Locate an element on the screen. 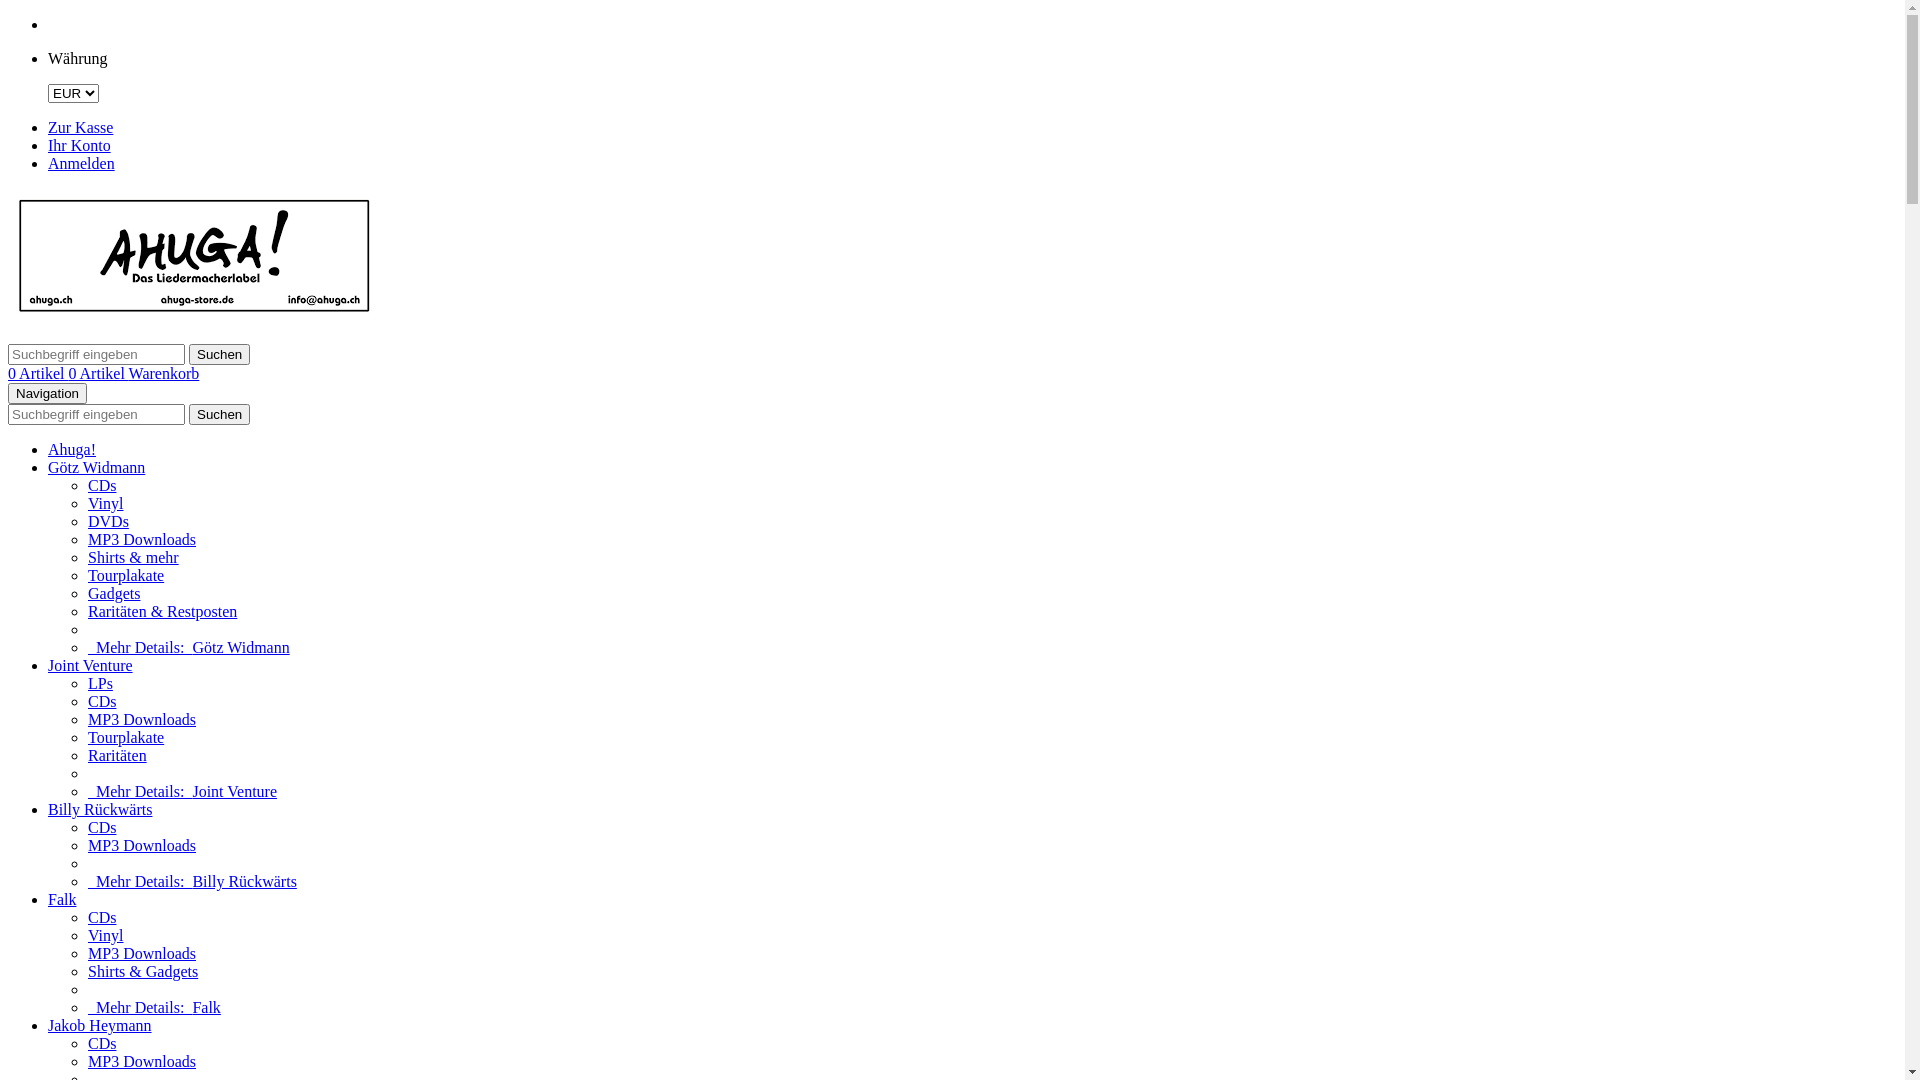 This screenshot has width=1920, height=1080. 'Gadgets' is located at coordinates (113, 592).